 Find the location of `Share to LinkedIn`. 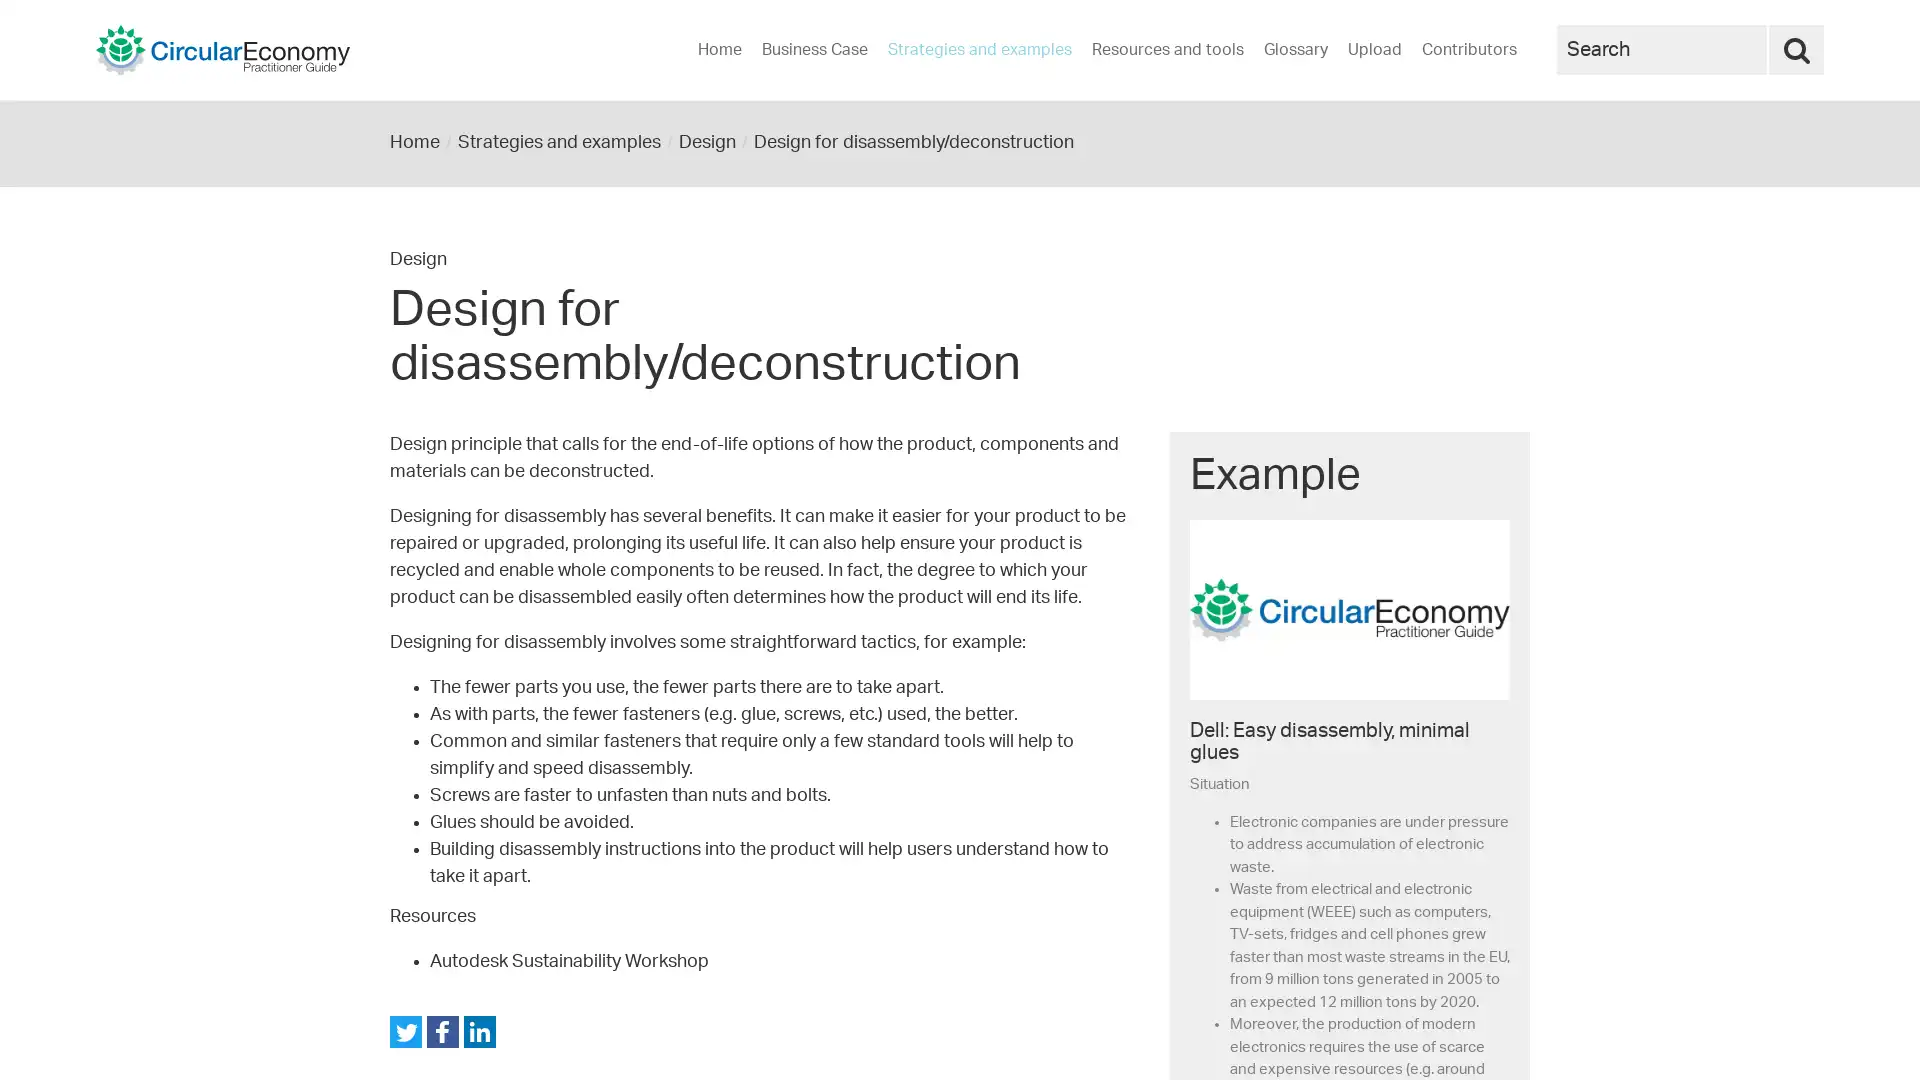

Share to LinkedIn is located at coordinates (480, 1032).